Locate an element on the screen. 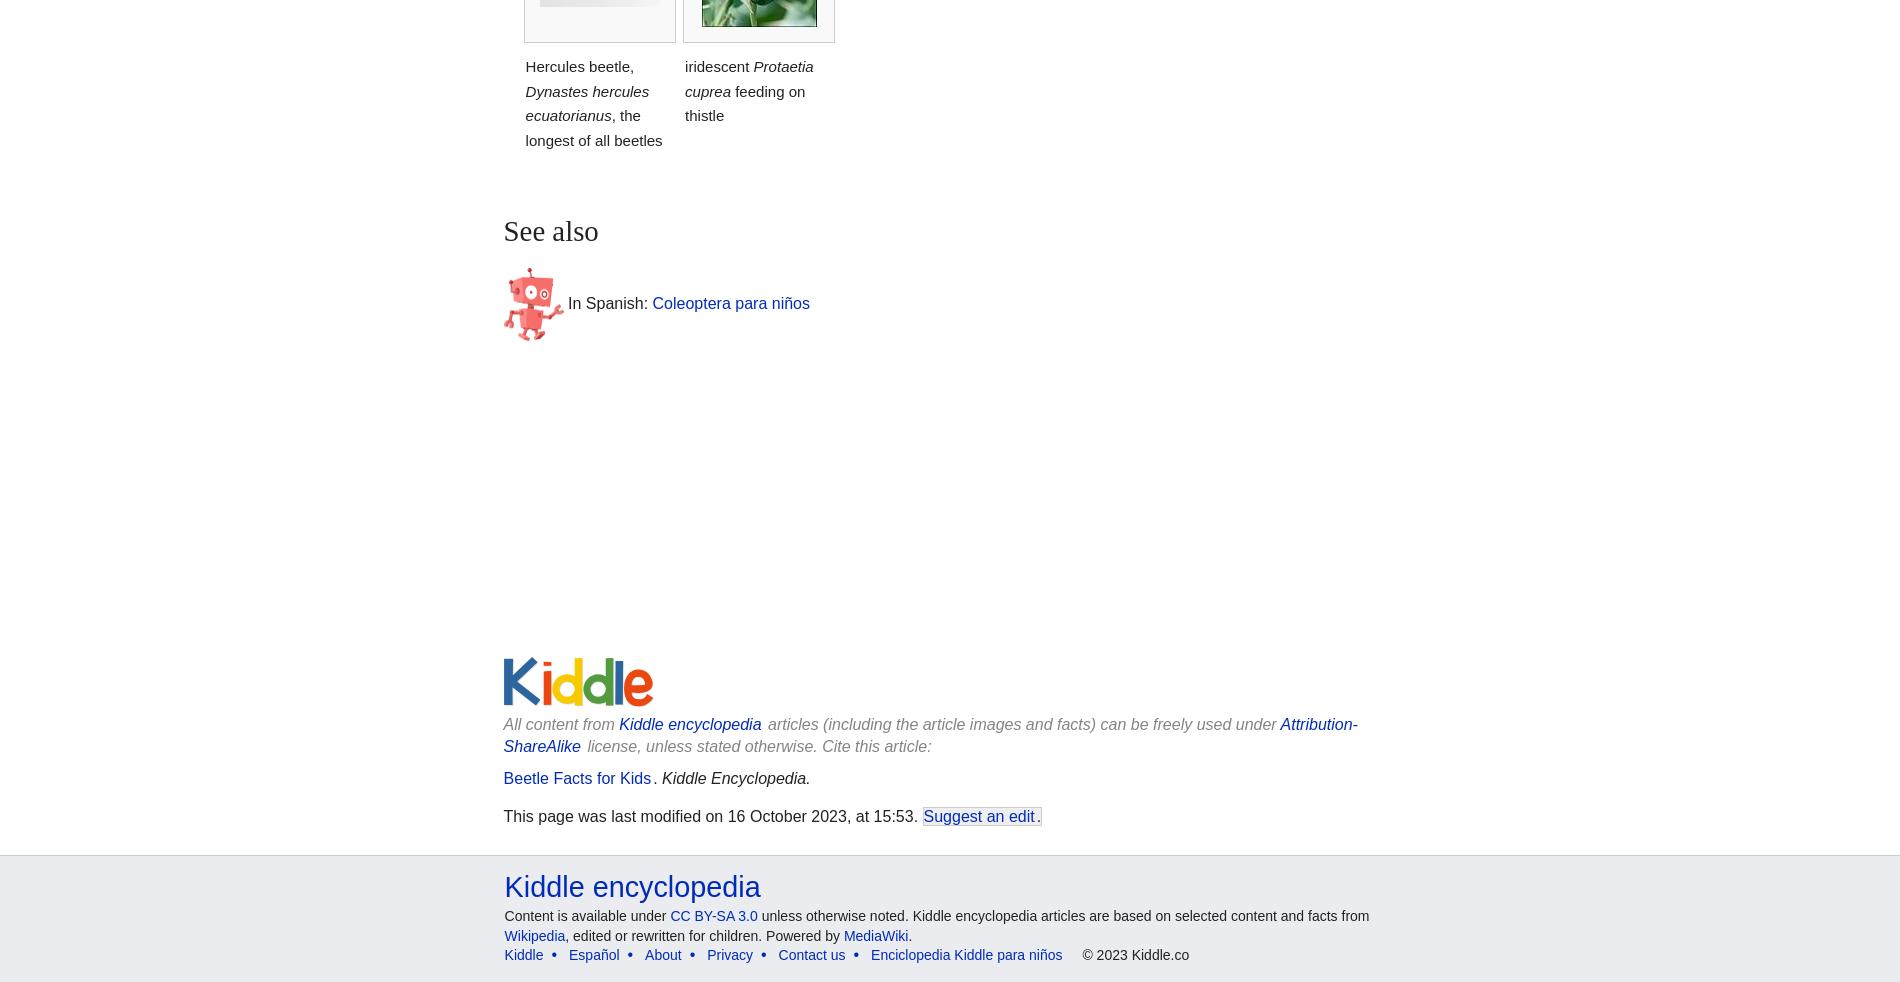 The height and width of the screenshot is (982, 1900). 'unless otherwise noted. 
Kiddle encyclopedia articles are based on selected content and facts from' is located at coordinates (1063, 915).